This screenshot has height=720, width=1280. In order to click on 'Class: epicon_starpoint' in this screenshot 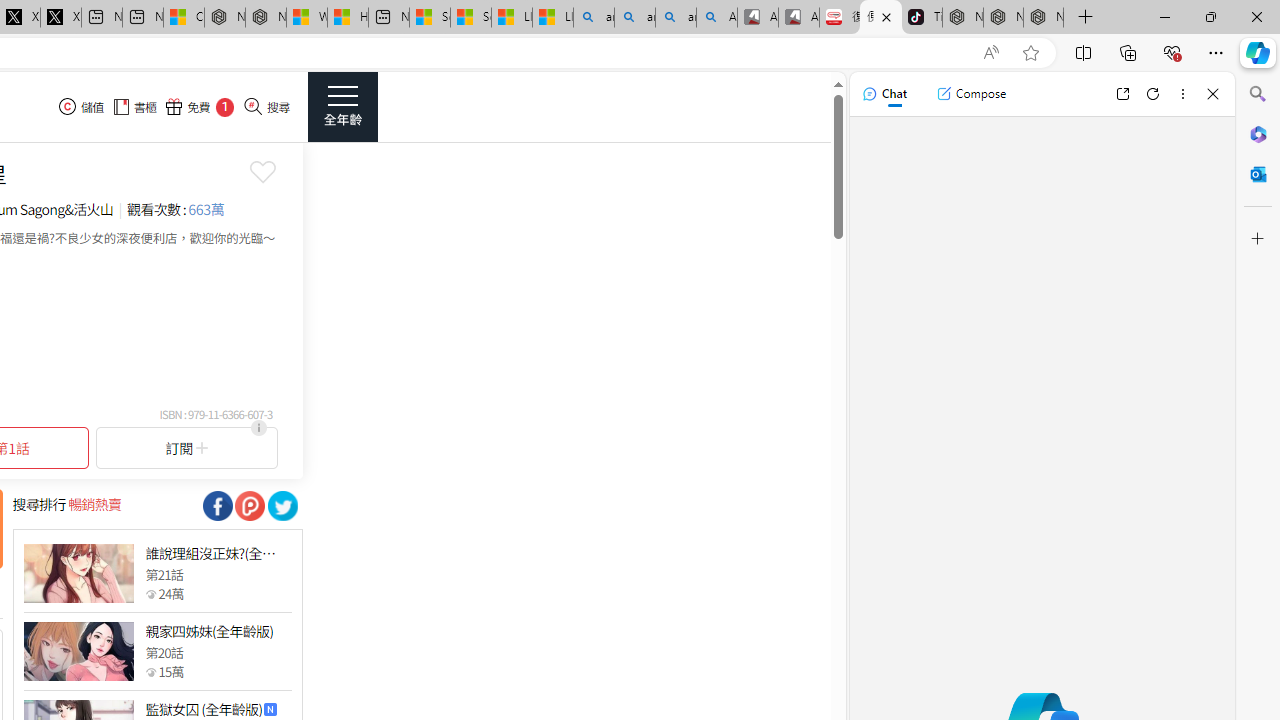, I will do `click(150, 671)`.